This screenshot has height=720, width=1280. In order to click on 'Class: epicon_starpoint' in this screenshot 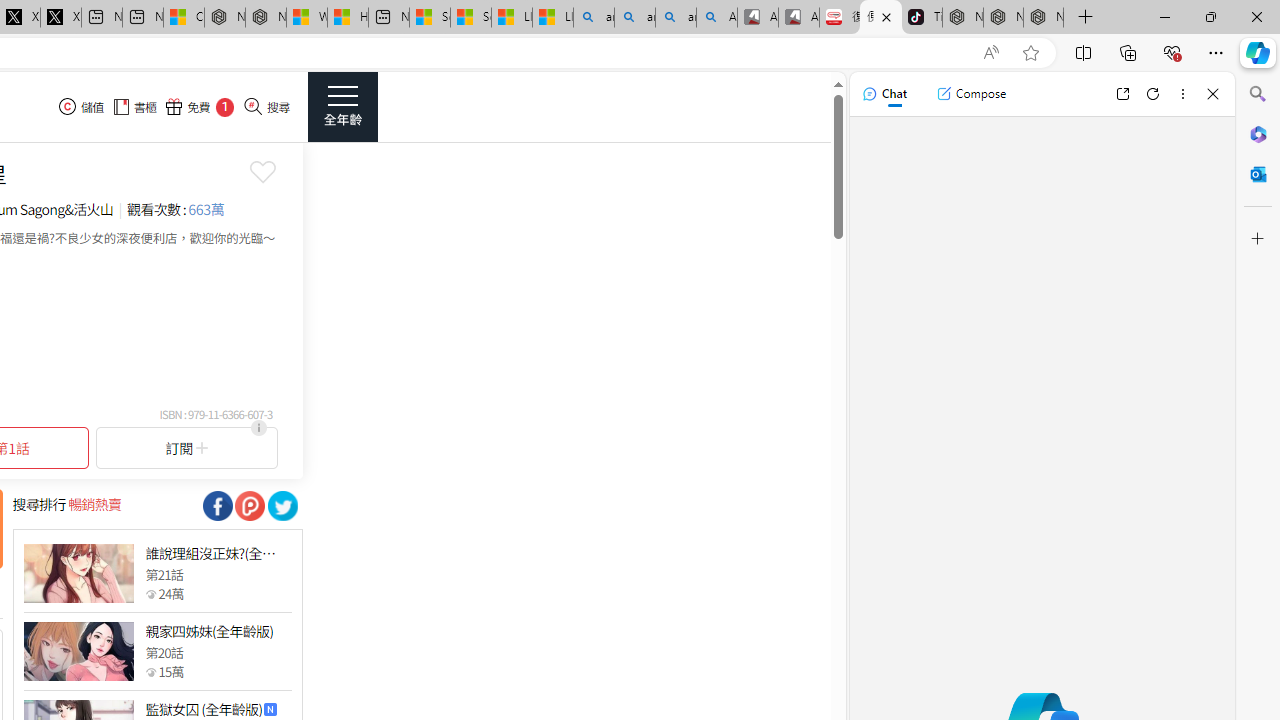, I will do `click(150, 671)`.